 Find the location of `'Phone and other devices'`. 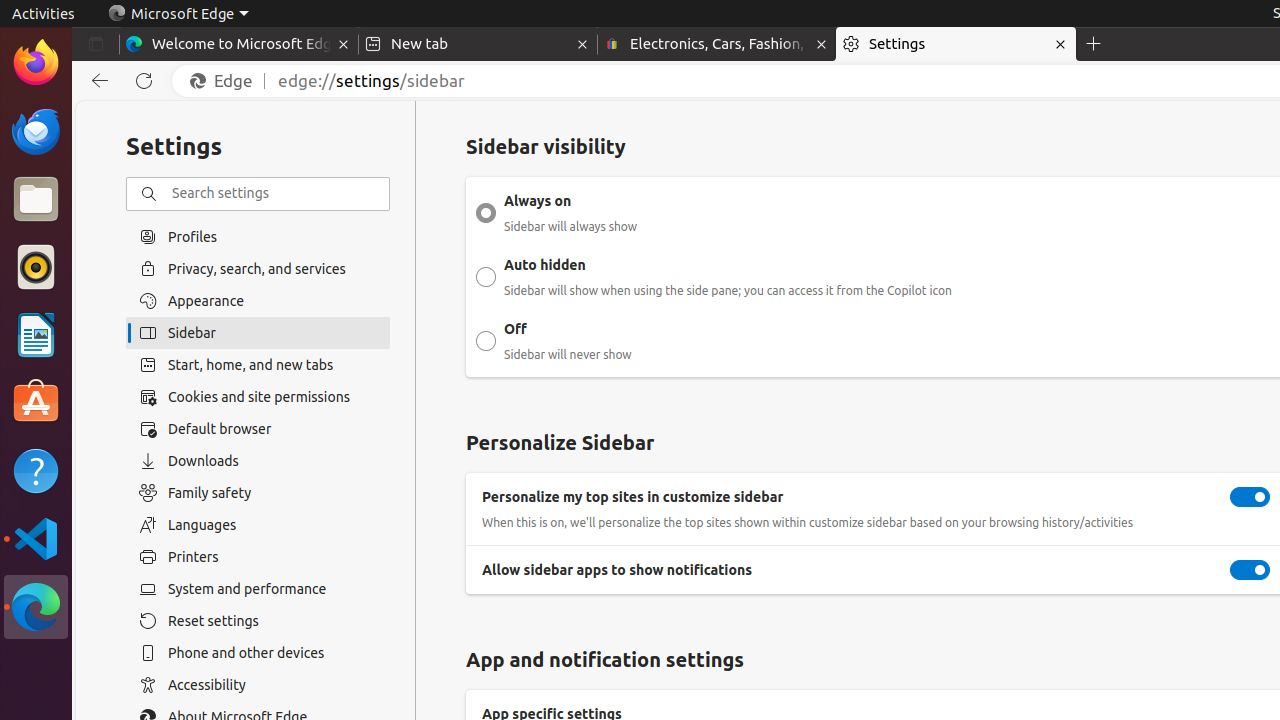

'Phone and other devices' is located at coordinates (257, 652).